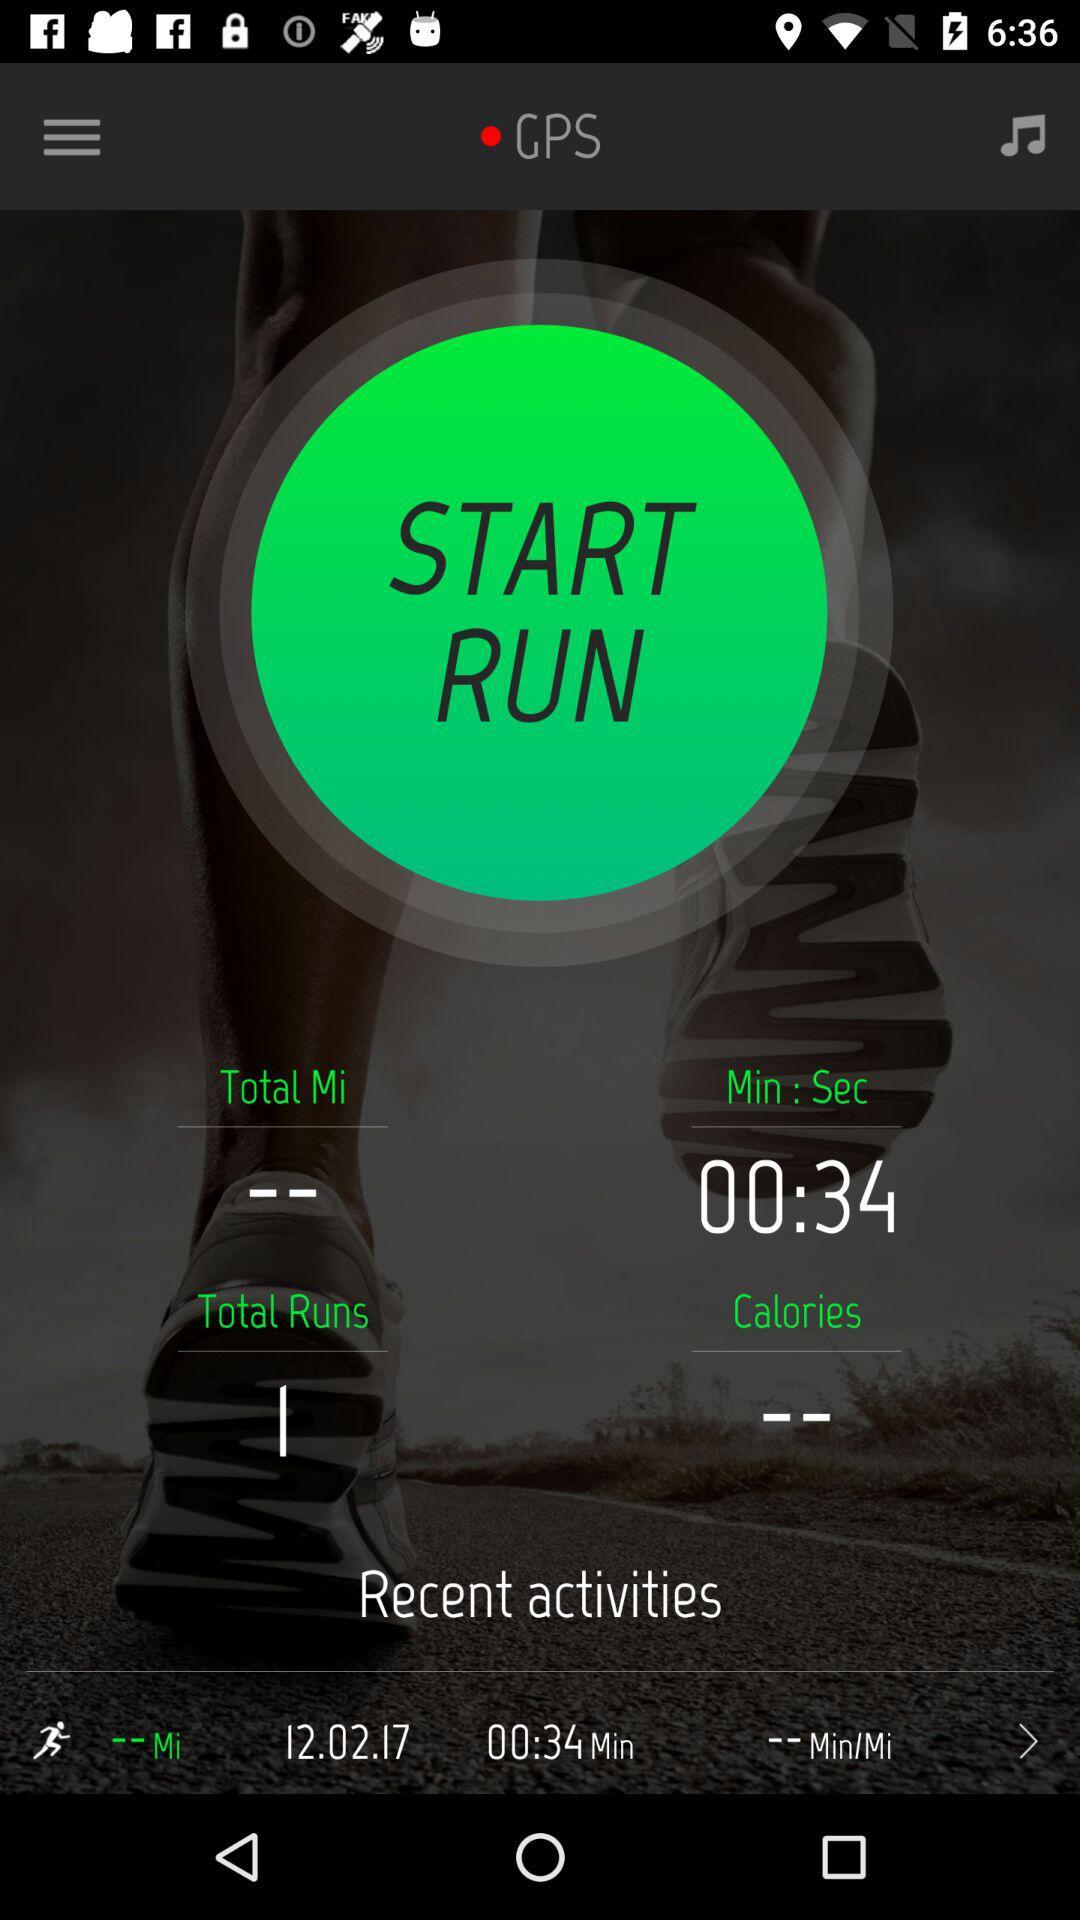 This screenshot has width=1080, height=1920. I want to click on listen to music, so click(1023, 135).